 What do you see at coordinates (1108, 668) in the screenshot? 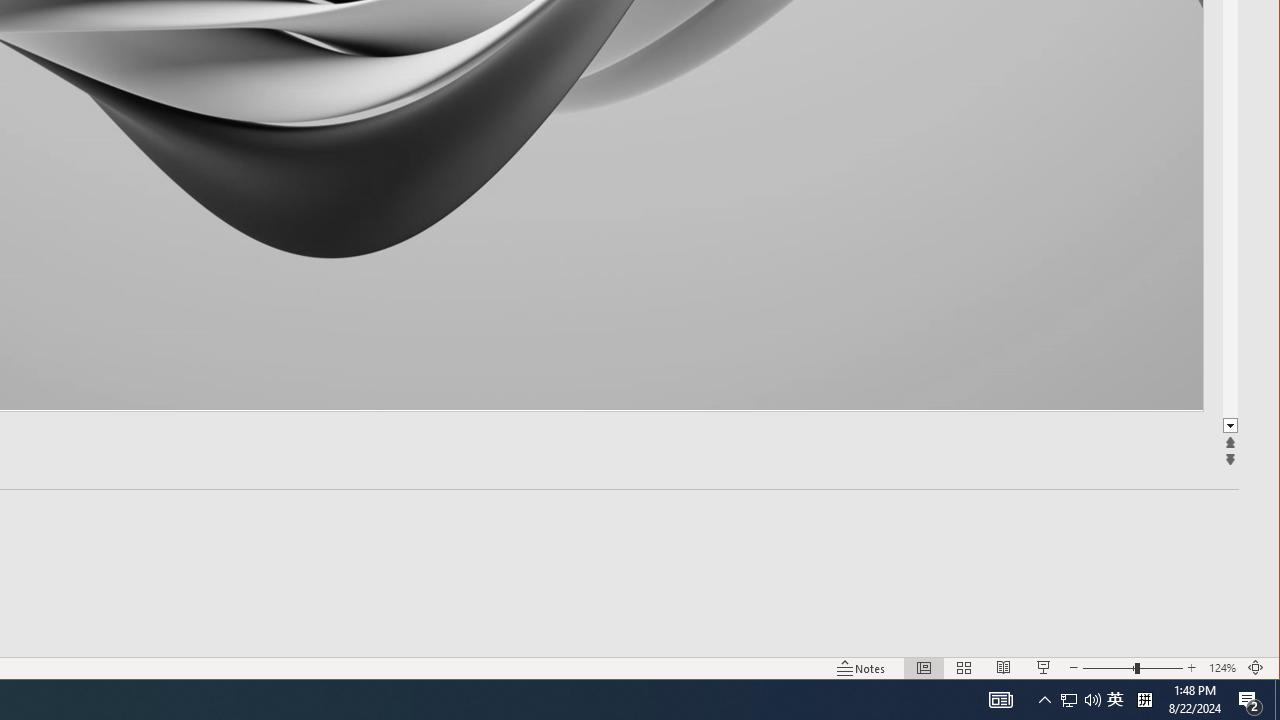
I see `'Zoom Out'` at bounding box center [1108, 668].